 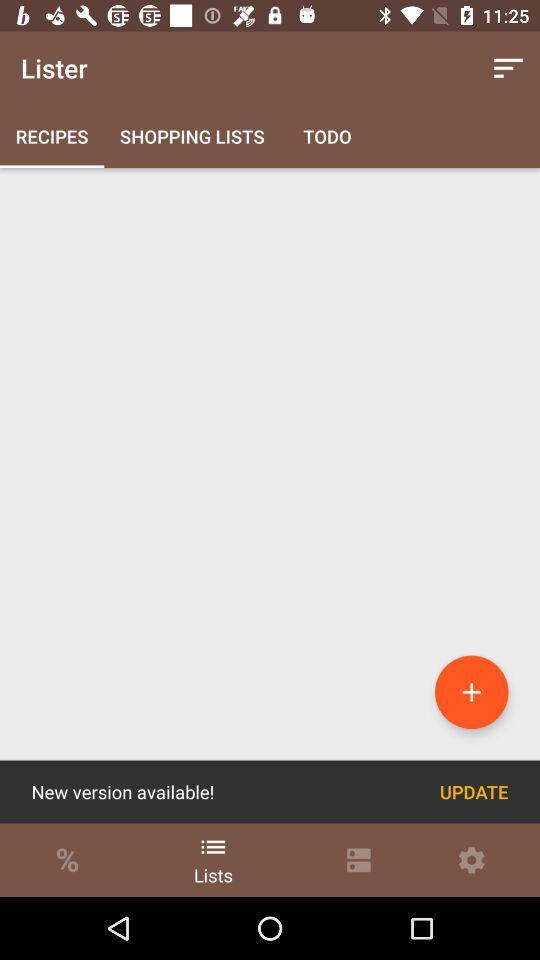 What do you see at coordinates (473, 792) in the screenshot?
I see `update item` at bounding box center [473, 792].